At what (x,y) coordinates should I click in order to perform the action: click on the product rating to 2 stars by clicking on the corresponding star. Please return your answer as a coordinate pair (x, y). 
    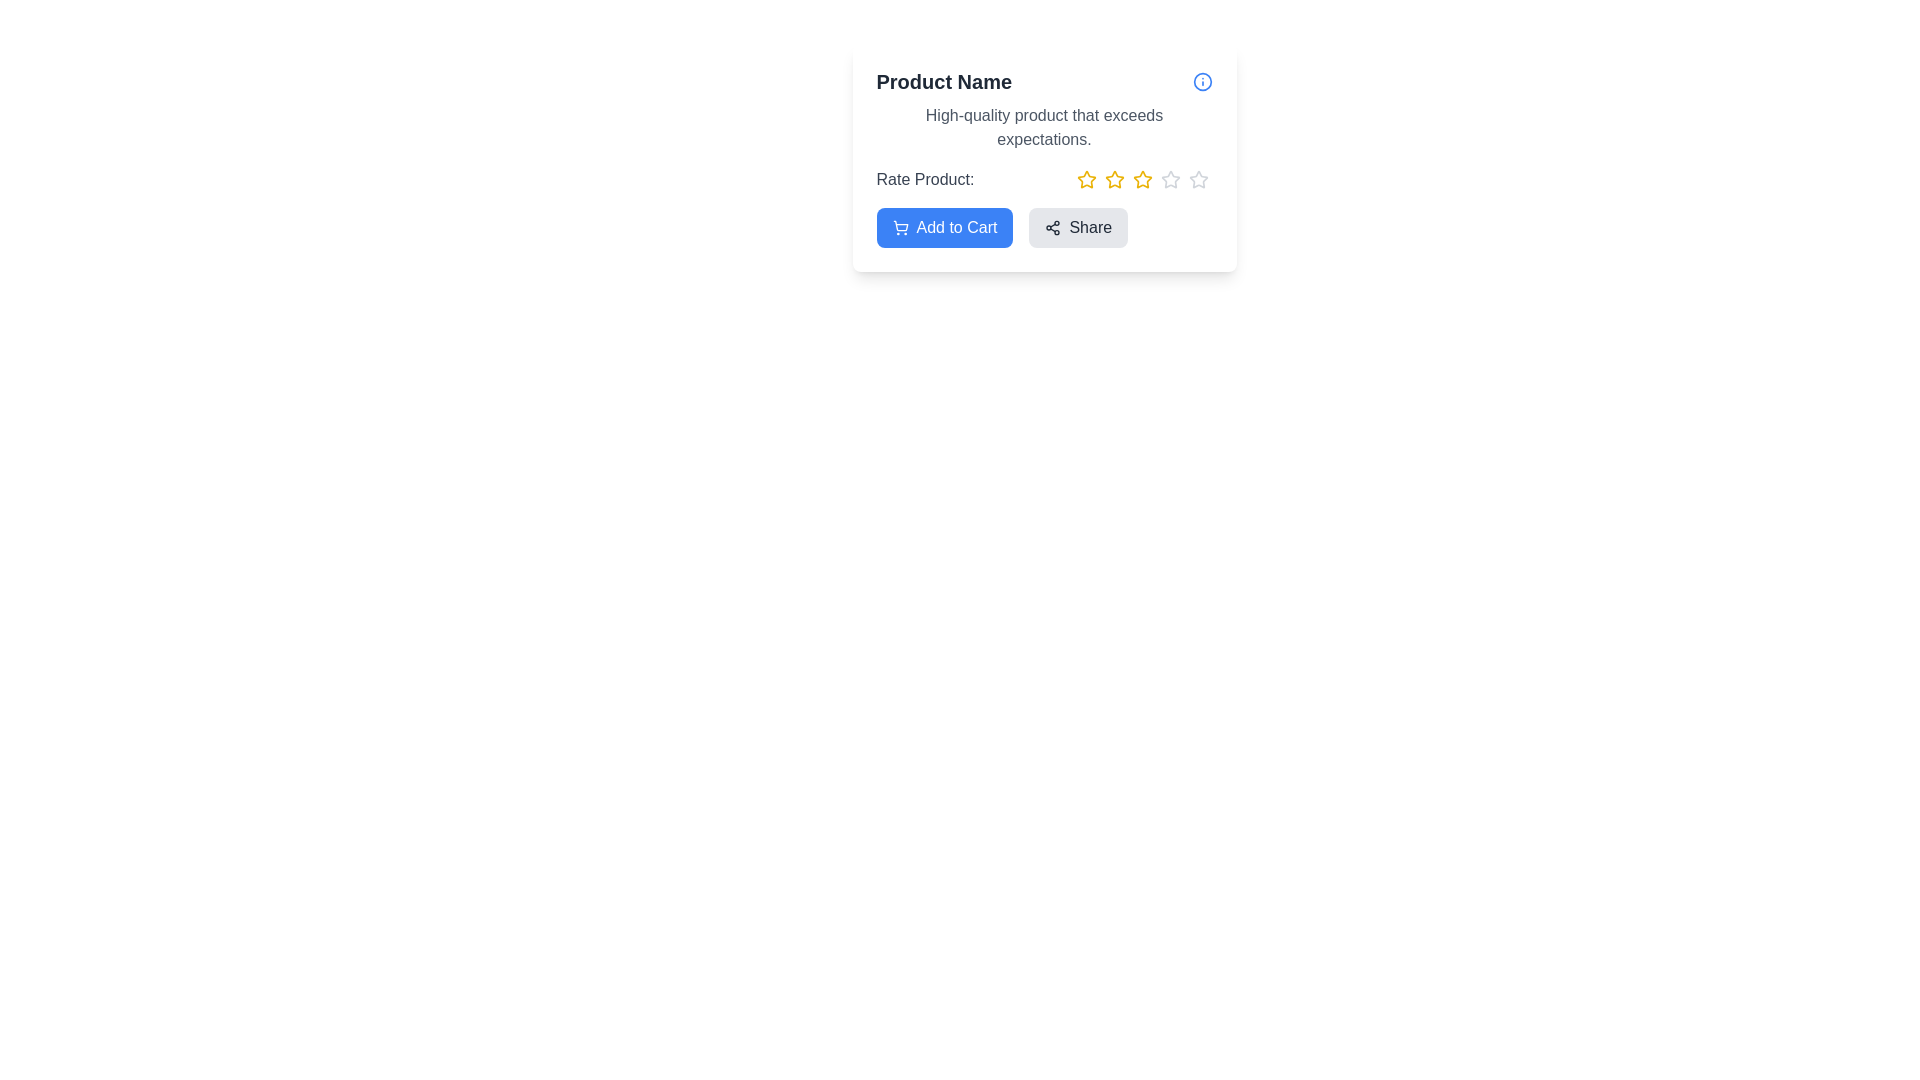
    Looking at the image, I should click on (1113, 180).